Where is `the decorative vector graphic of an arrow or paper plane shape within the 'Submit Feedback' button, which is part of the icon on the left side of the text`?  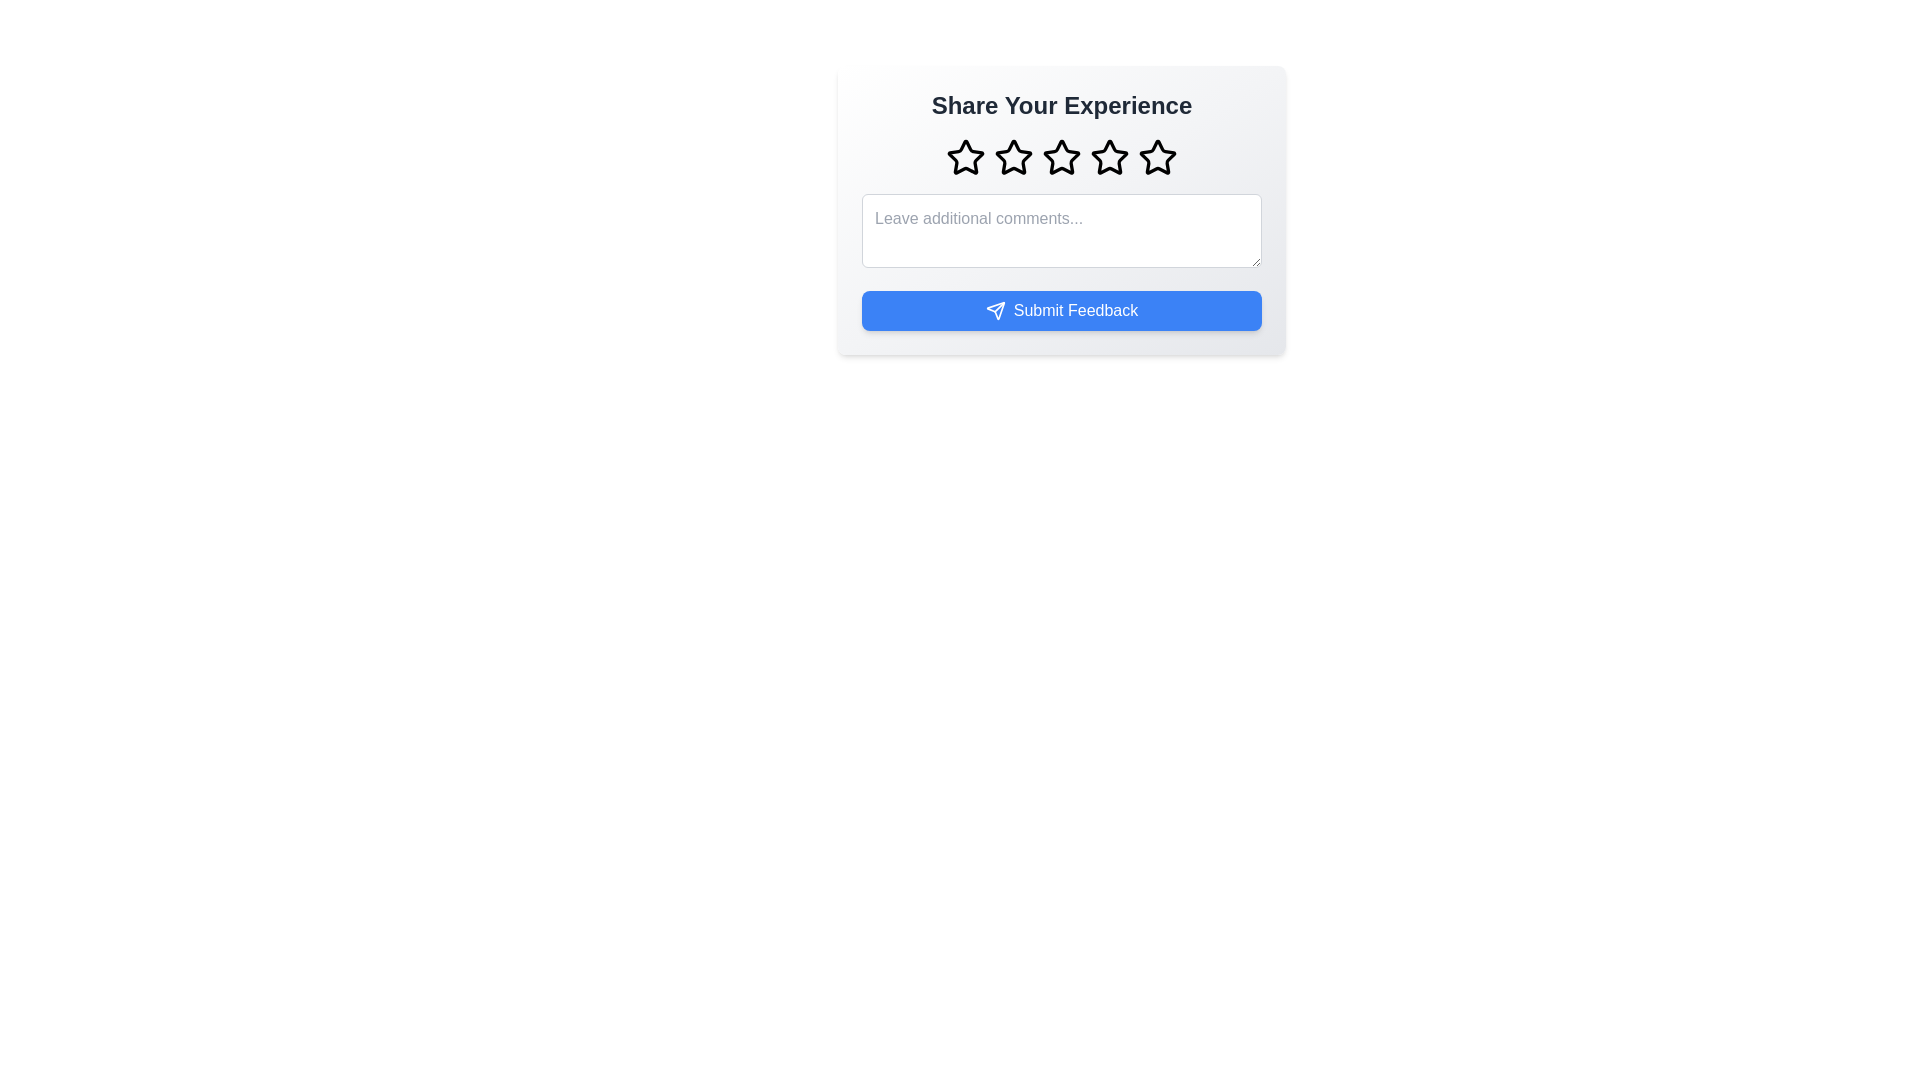
the decorative vector graphic of an arrow or paper plane shape within the 'Submit Feedback' button, which is part of the icon on the left side of the text is located at coordinates (995, 311).